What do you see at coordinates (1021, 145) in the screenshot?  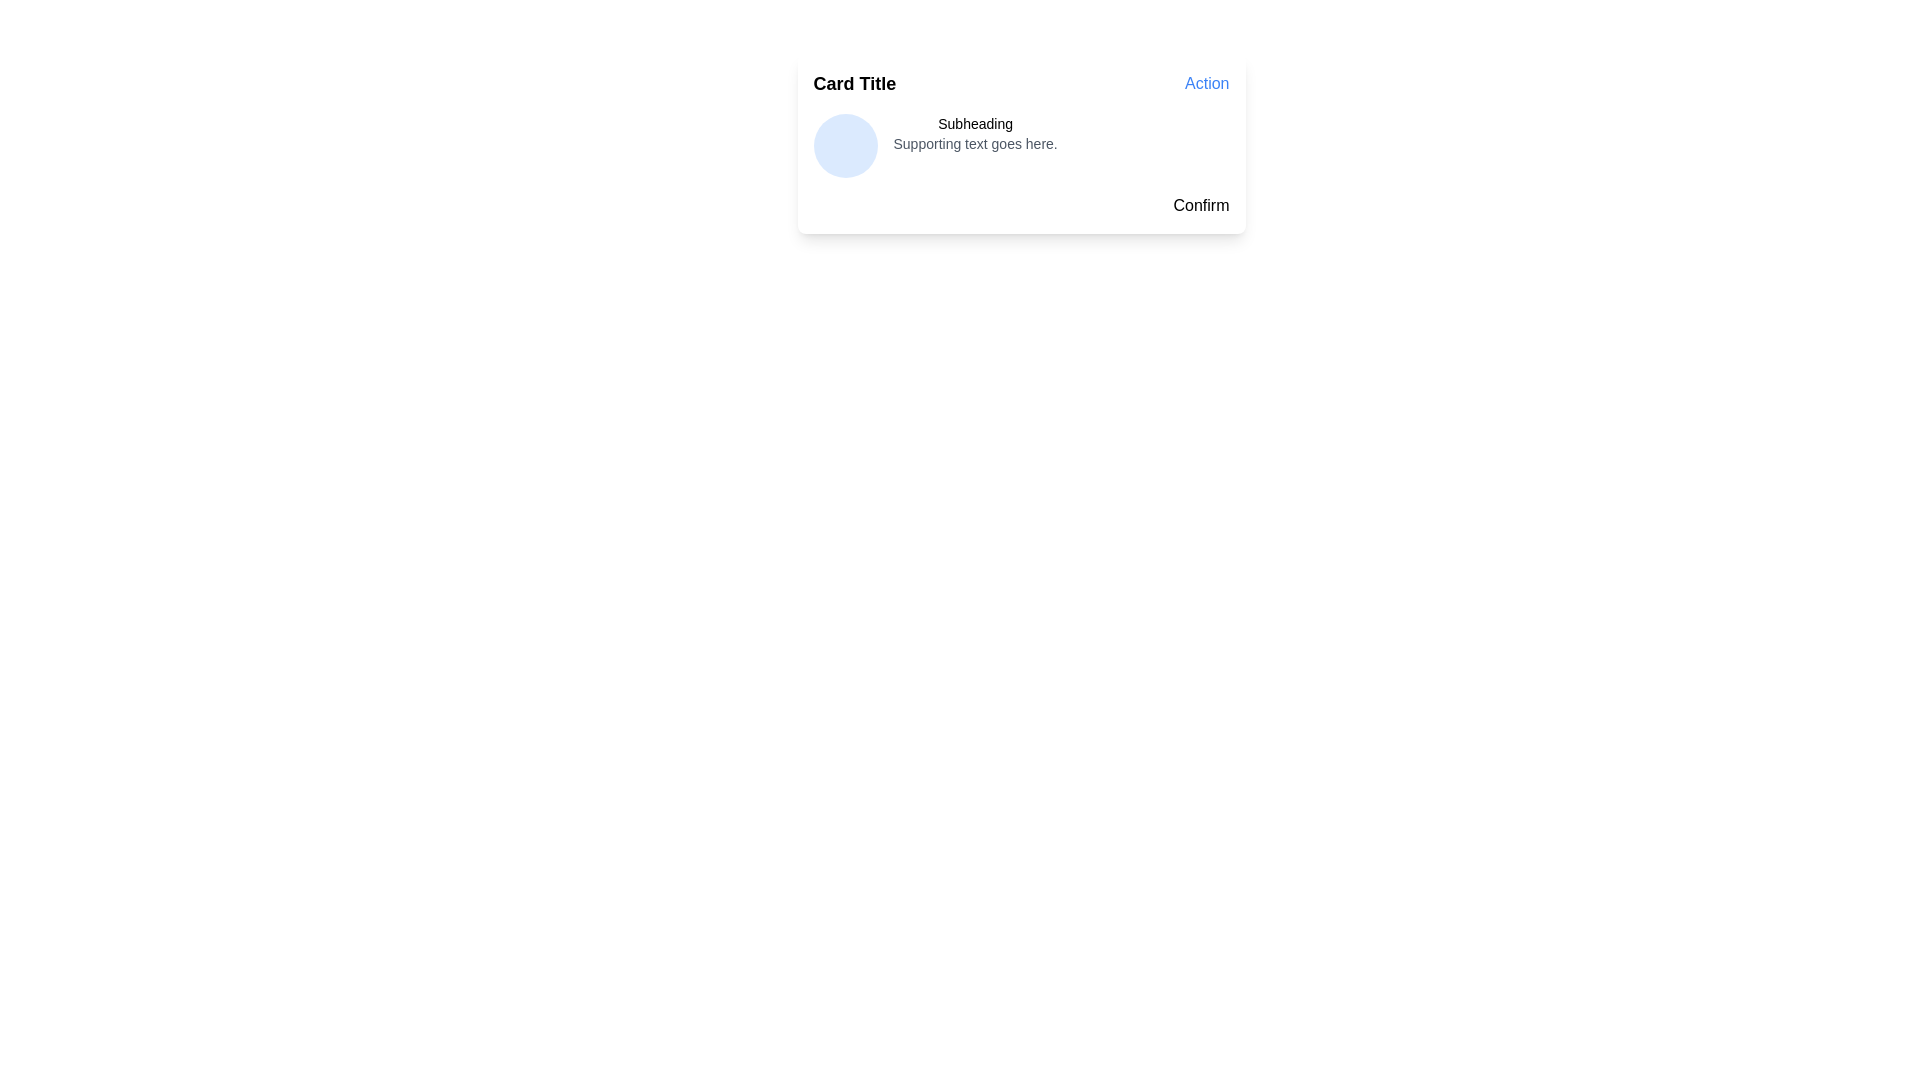 I see `the informational panel that provides a subheading and supporting text, located within the card layout titled 'Card Title', positioned below the title section and above the 'Confirm' button area` at bounding box center [1021, 145].